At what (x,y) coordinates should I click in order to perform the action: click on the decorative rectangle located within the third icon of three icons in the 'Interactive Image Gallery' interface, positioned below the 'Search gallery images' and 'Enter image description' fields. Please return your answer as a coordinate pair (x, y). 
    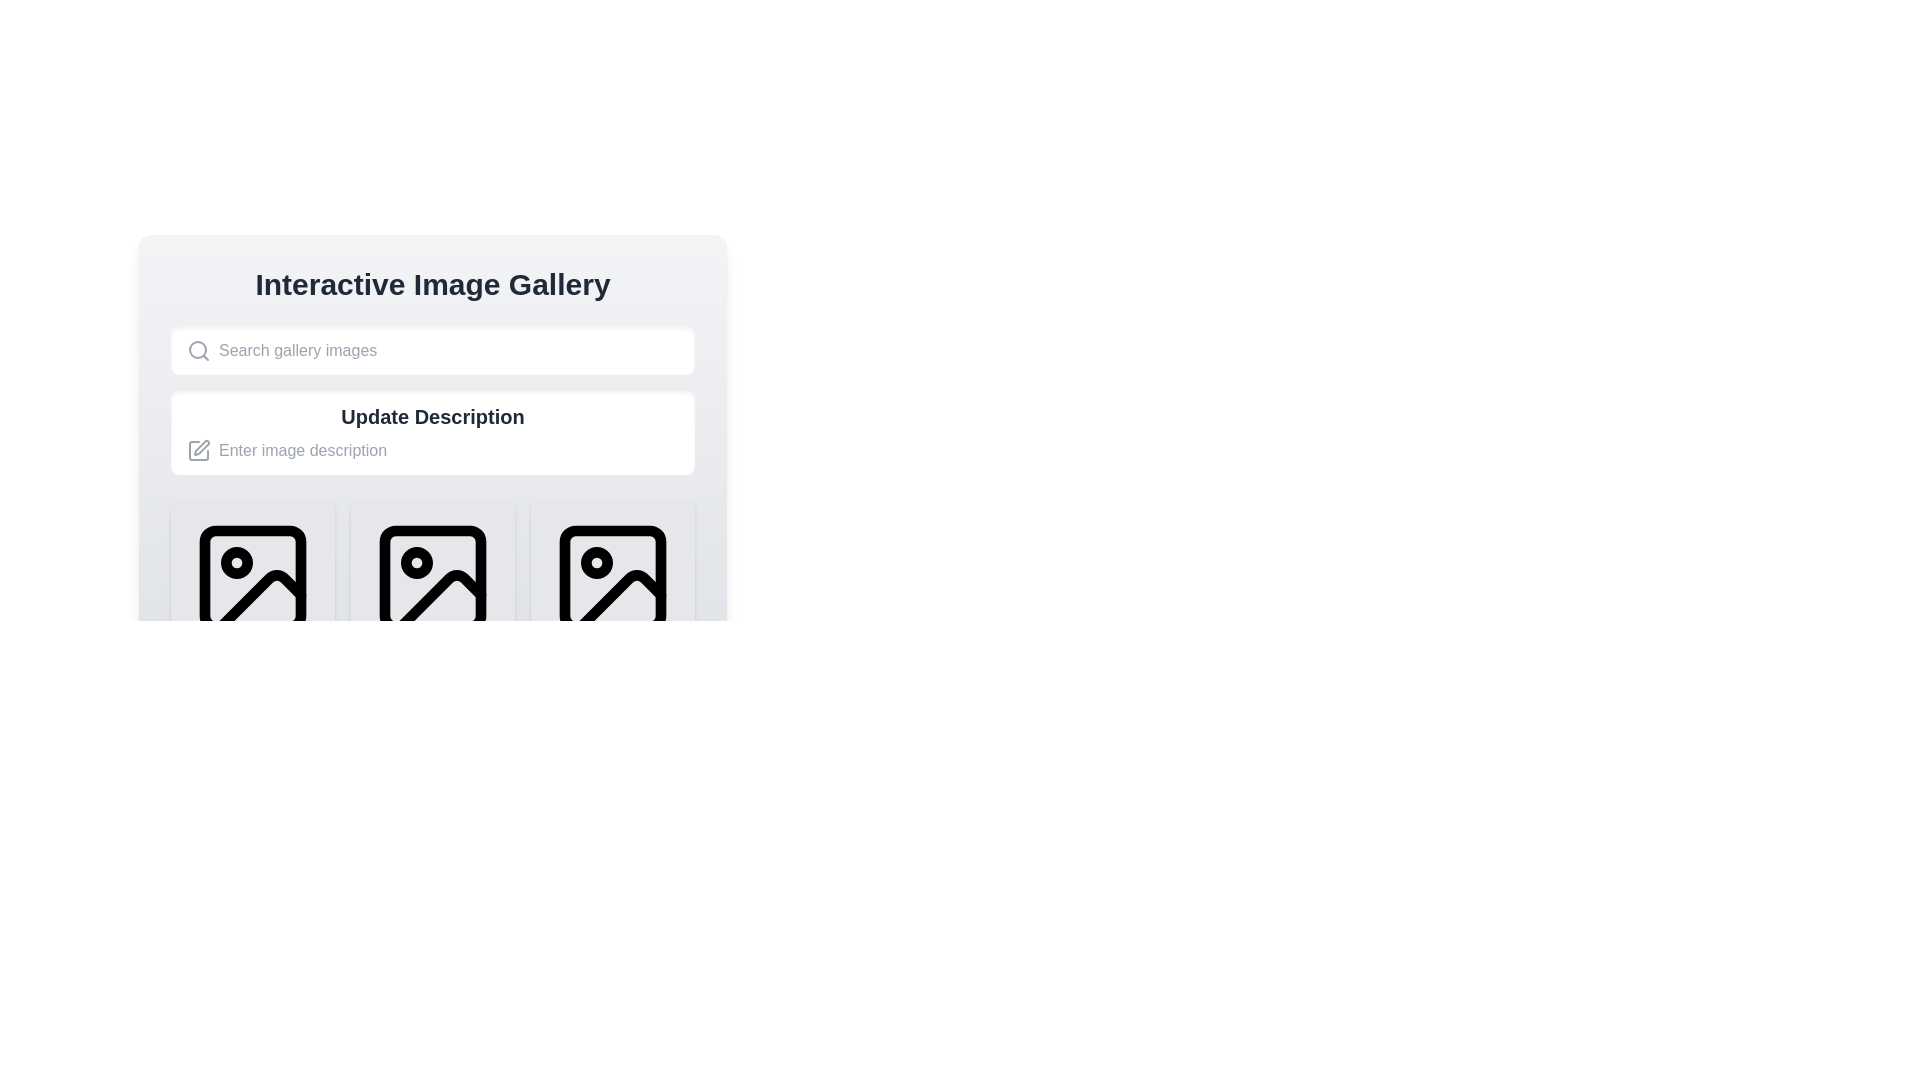
    Looking at the image, I should click on (612, 578).